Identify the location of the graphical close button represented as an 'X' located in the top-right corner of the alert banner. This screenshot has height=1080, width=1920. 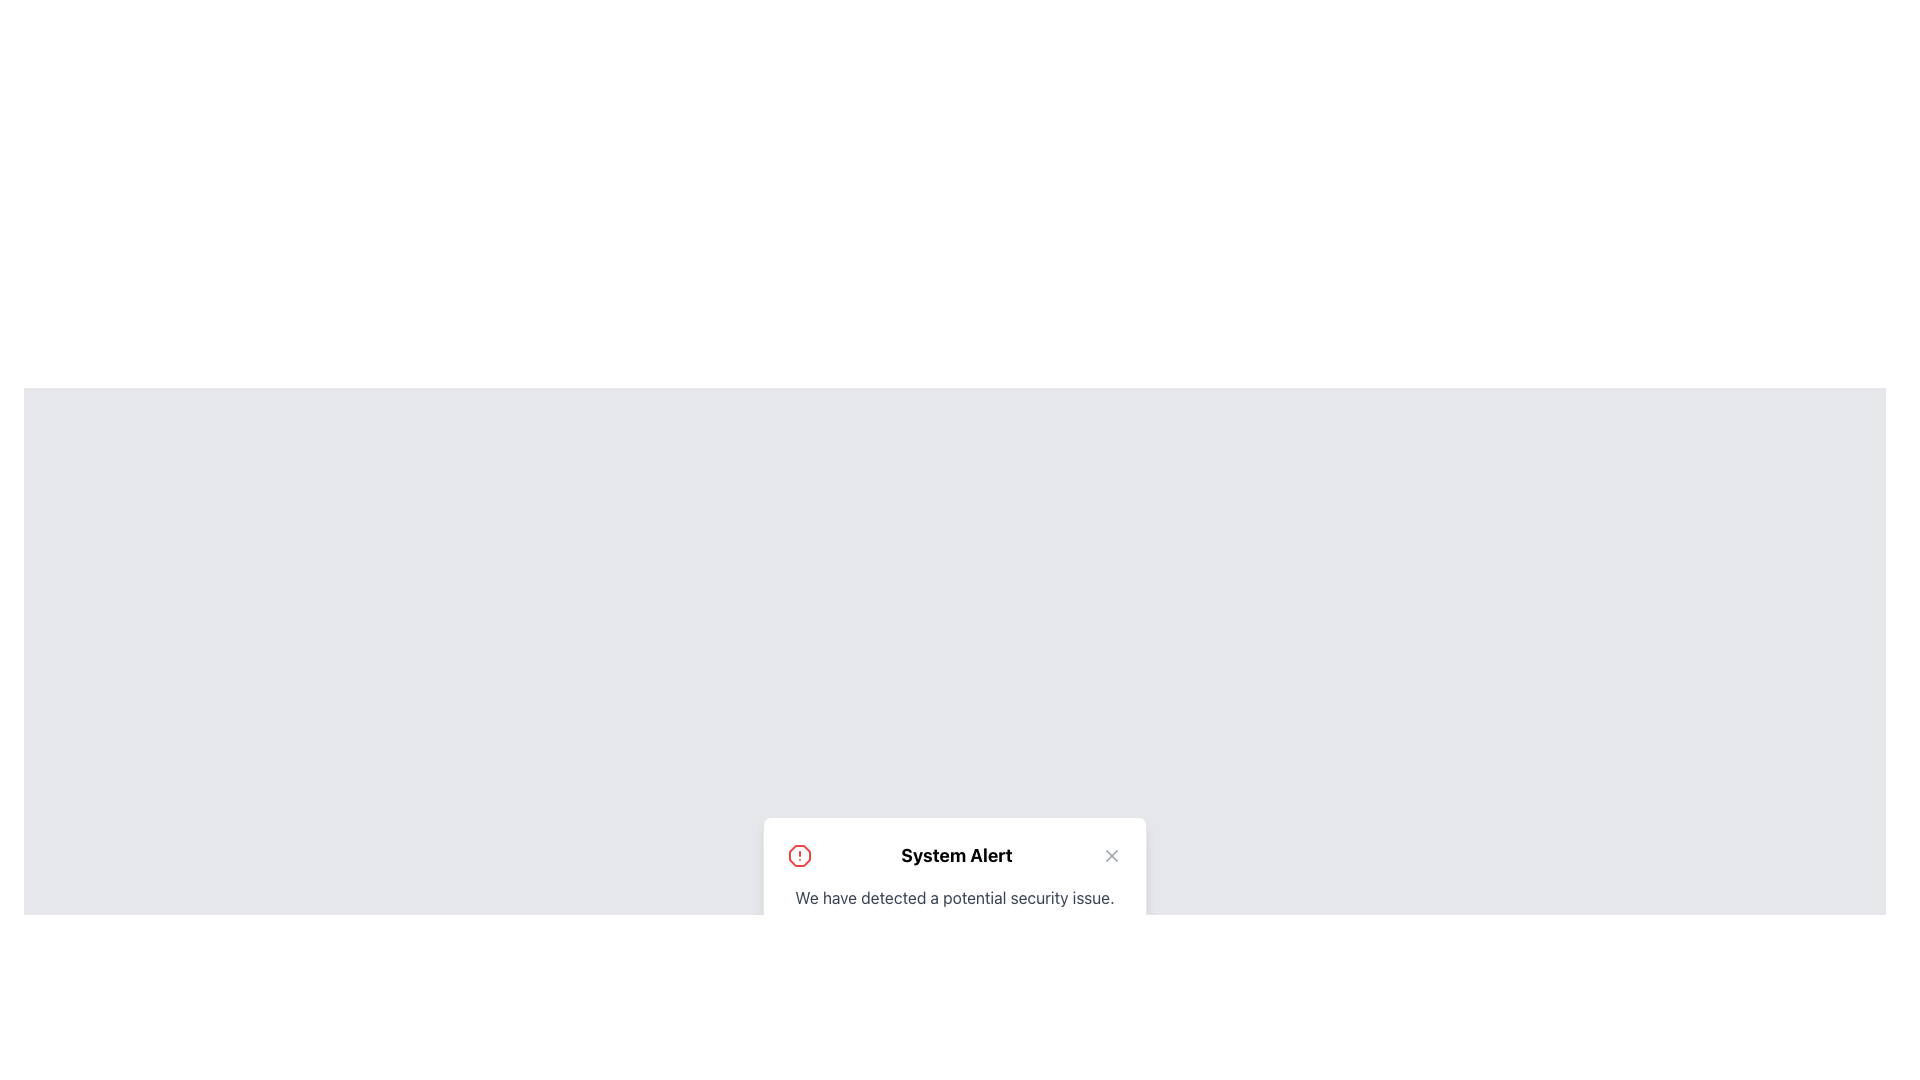
(1111, 855).